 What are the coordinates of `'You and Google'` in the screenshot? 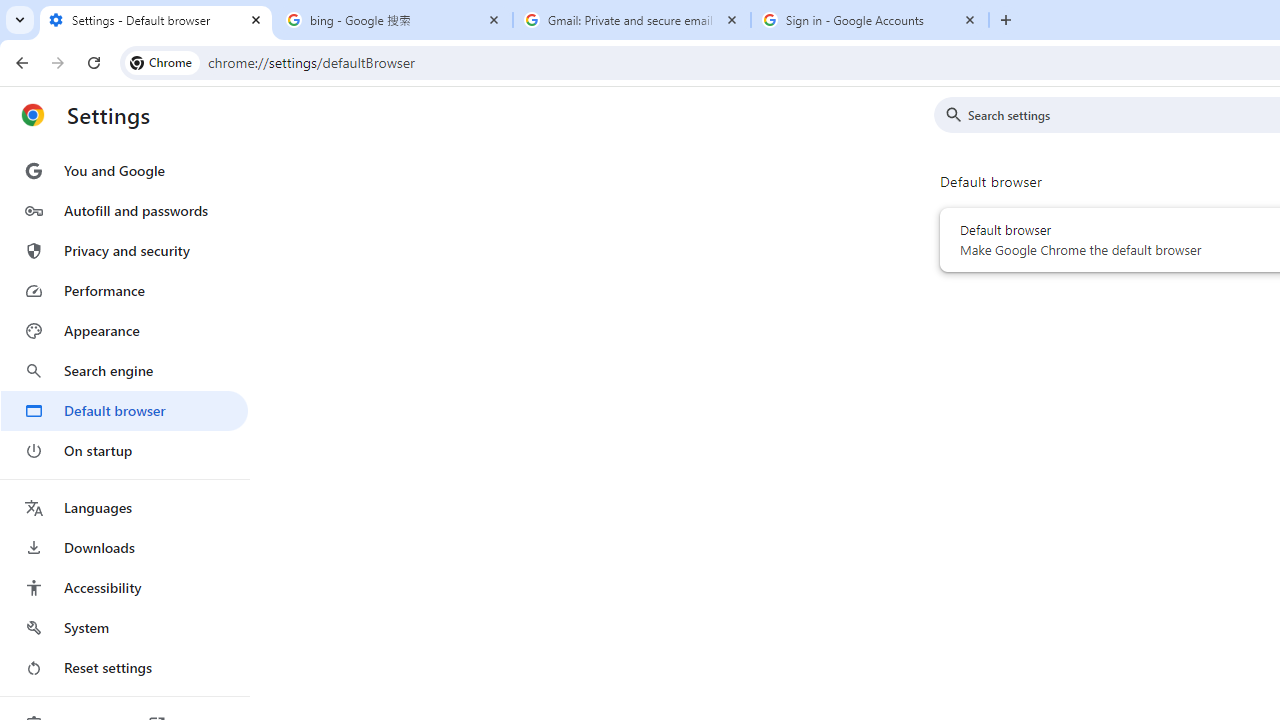 It's located at (123, 170).